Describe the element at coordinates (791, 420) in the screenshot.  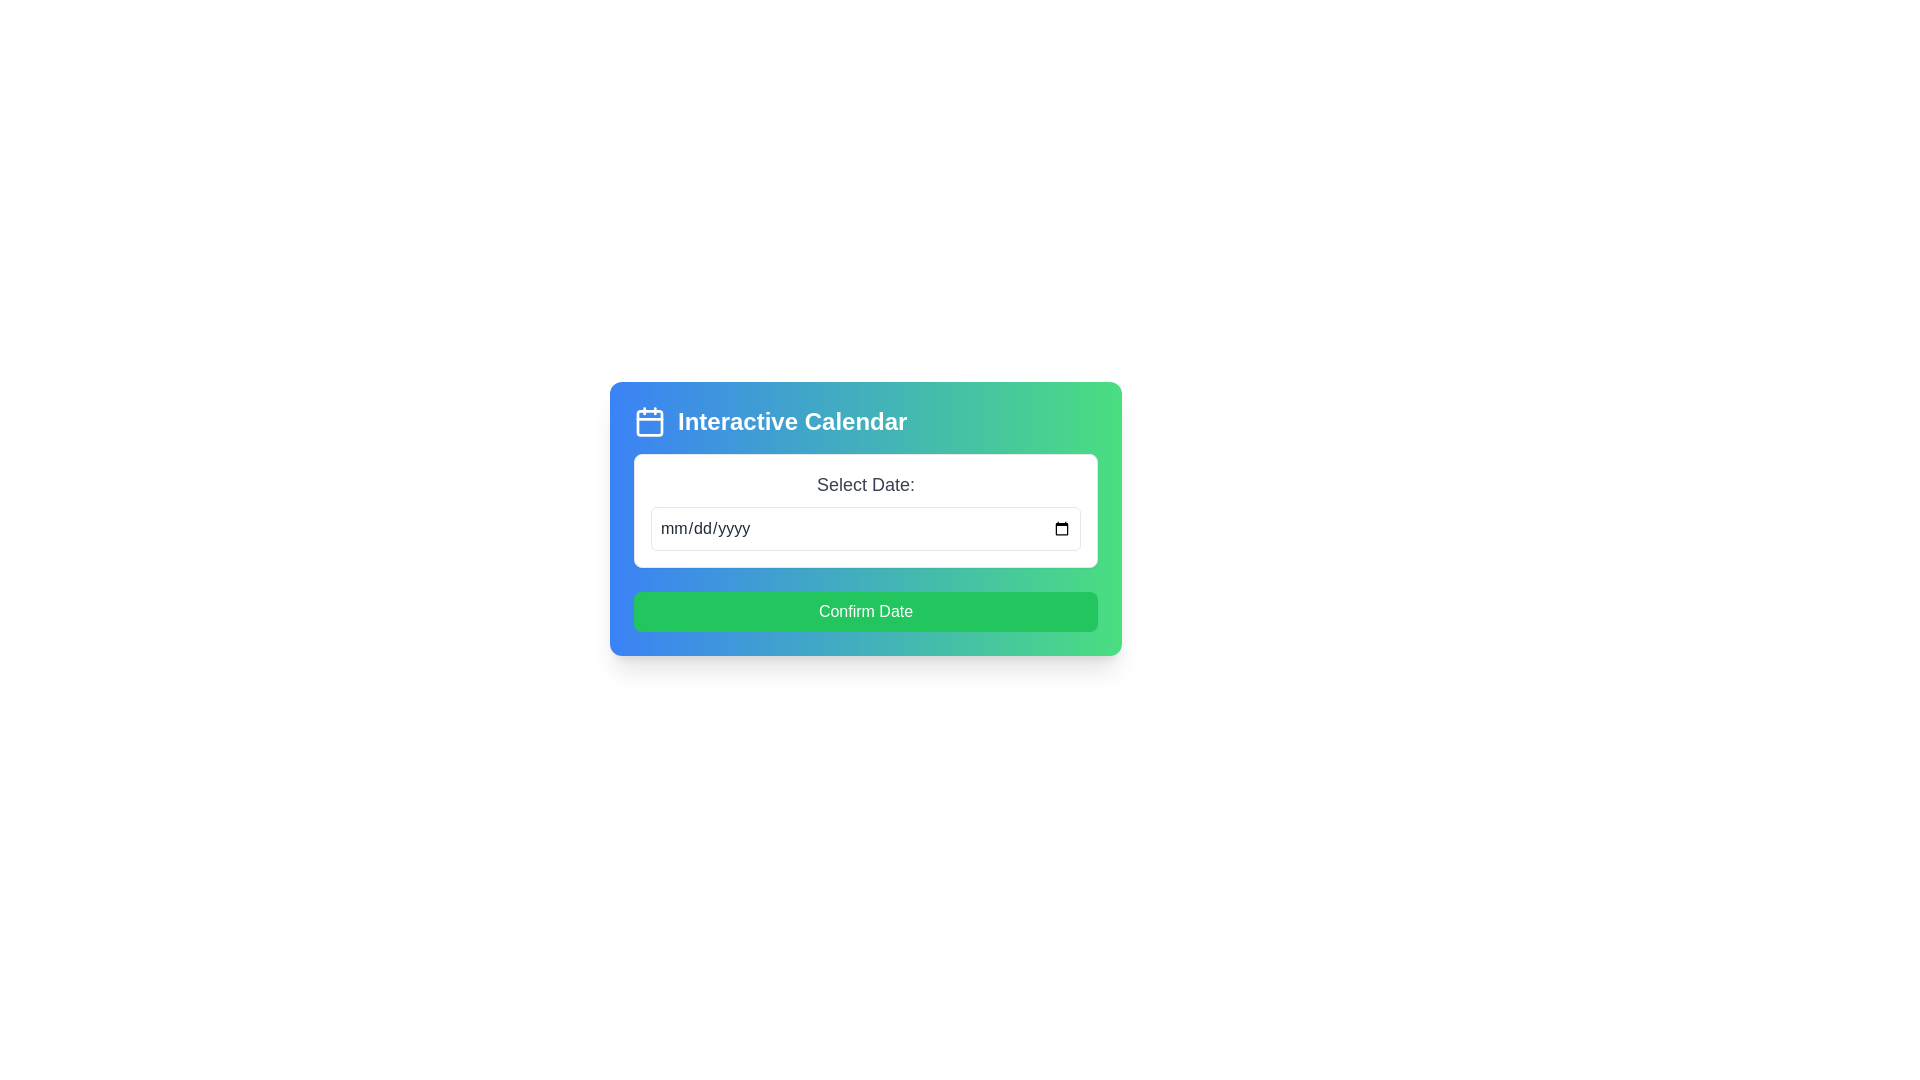
I see `the Text Label that serves as the title of the interface, located at the top center of the card interface, next to the calendar icon` at that location.